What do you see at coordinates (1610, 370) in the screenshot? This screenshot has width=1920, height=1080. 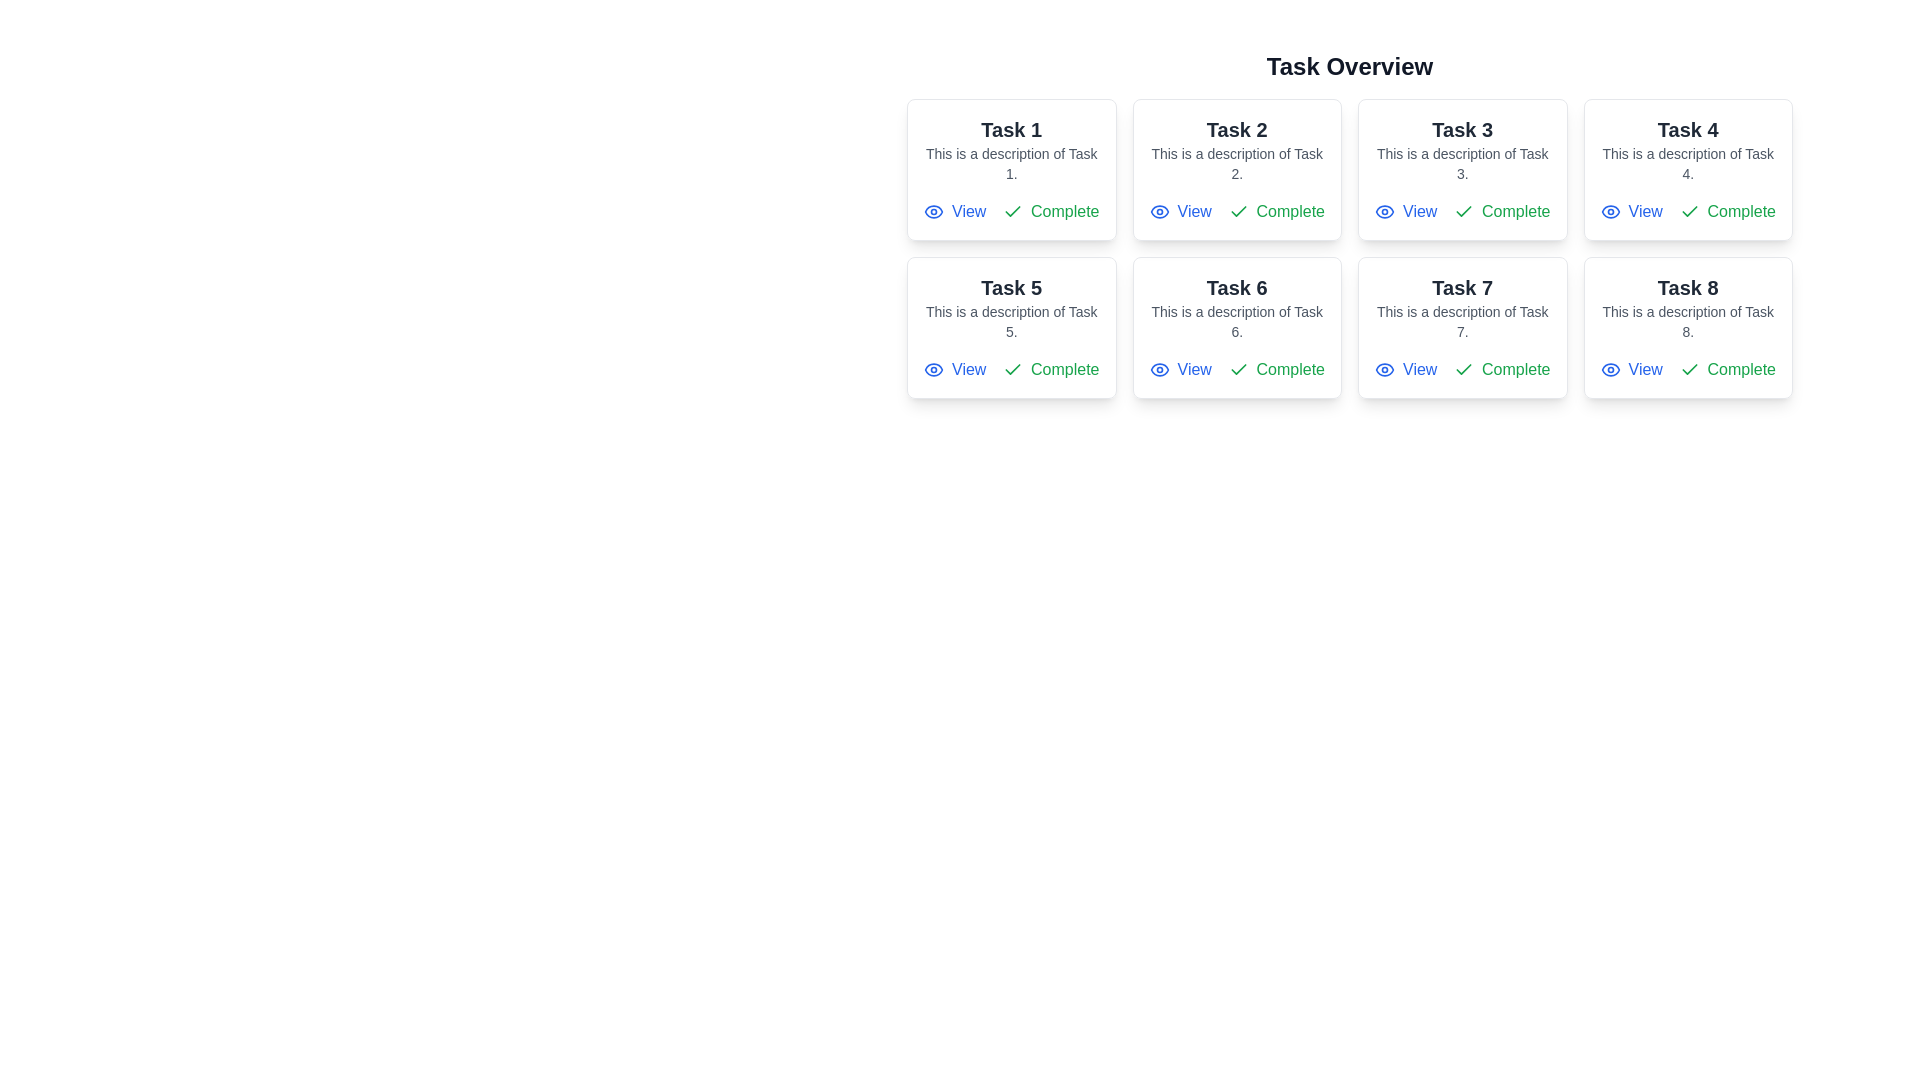 I see `the outer elliptical line segment of the eye icon in the bottom middle row of the task overview grid under 'Task 8'` at bounding box center [1610, 370].